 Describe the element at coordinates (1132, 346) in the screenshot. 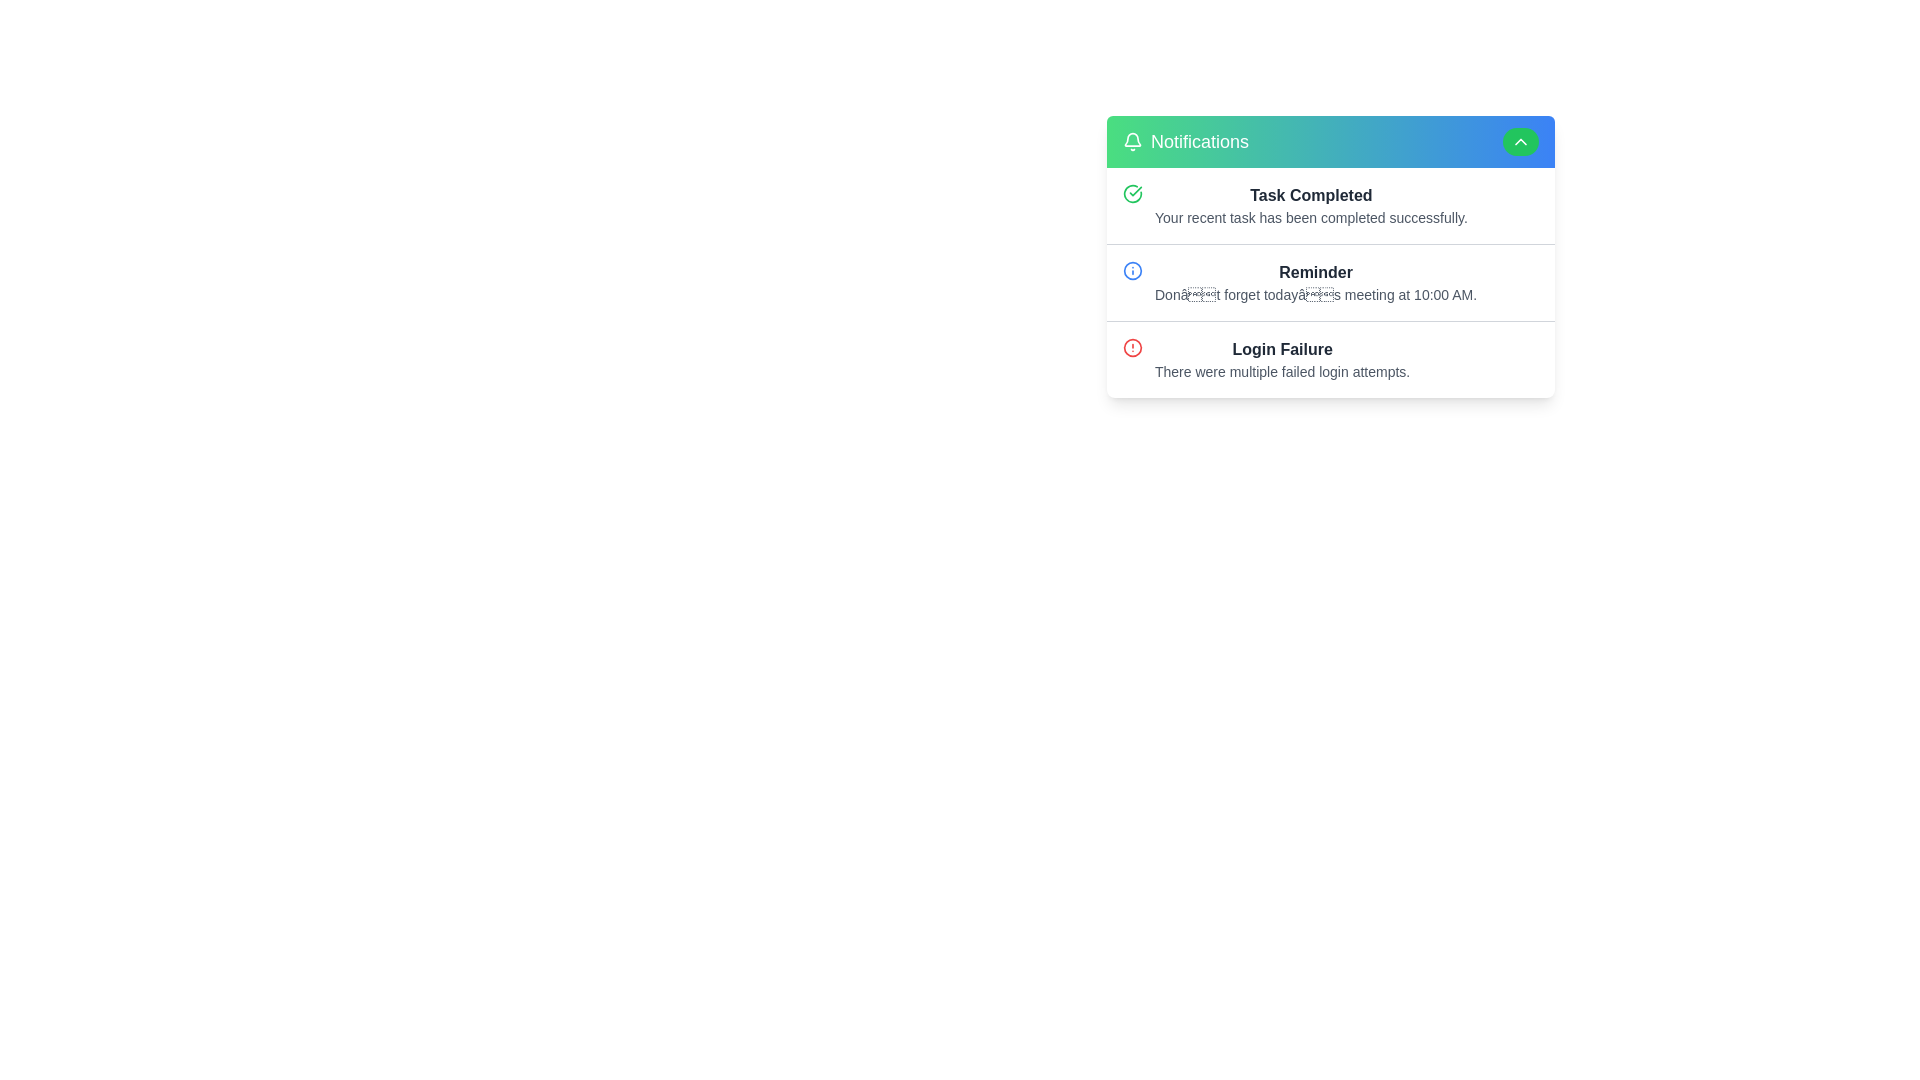

I see `the critical alert icon for 'Login Failure' located in the bottom notification panel's left-hand side` at that location.